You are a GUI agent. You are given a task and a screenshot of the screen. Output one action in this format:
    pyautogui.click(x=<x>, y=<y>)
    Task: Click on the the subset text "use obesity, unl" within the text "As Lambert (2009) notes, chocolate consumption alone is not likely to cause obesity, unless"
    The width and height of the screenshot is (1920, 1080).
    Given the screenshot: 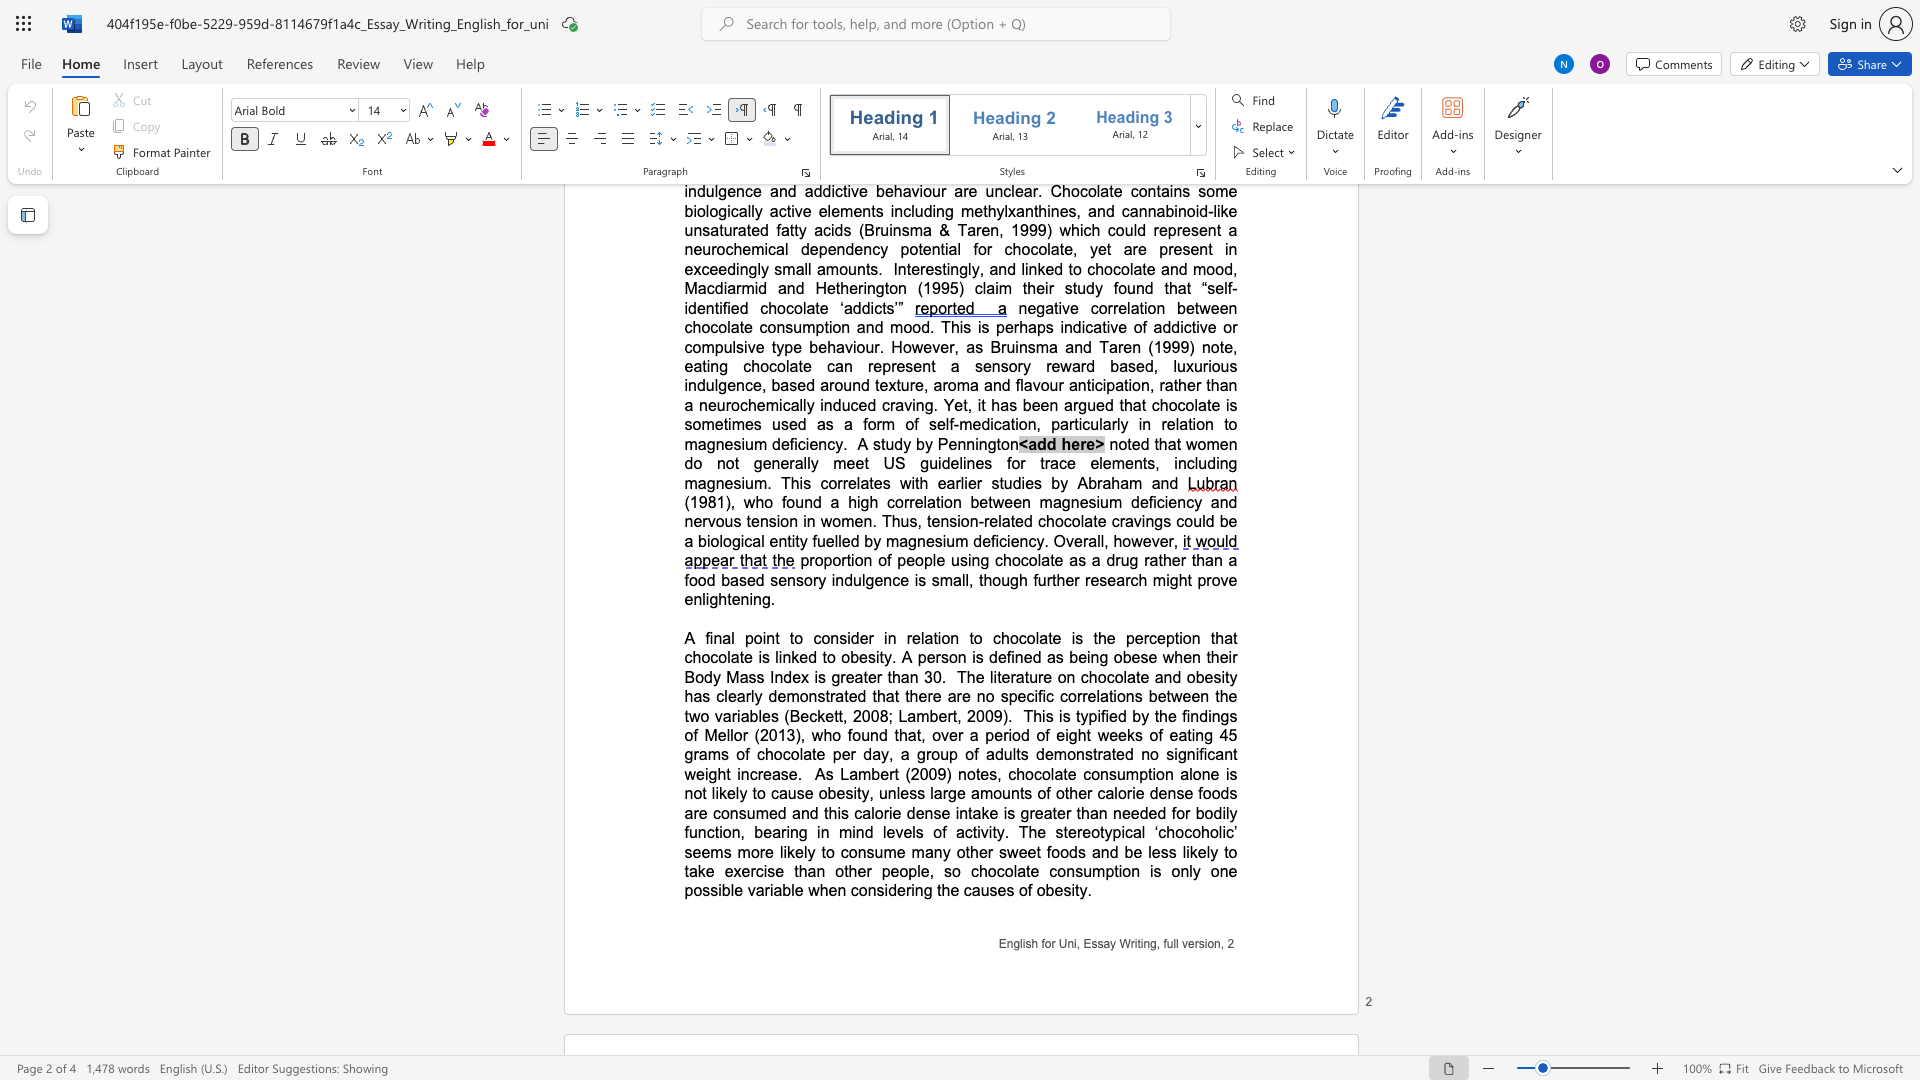 What is the action you would take?
    pyautogui.click(x=786, y=792)
    